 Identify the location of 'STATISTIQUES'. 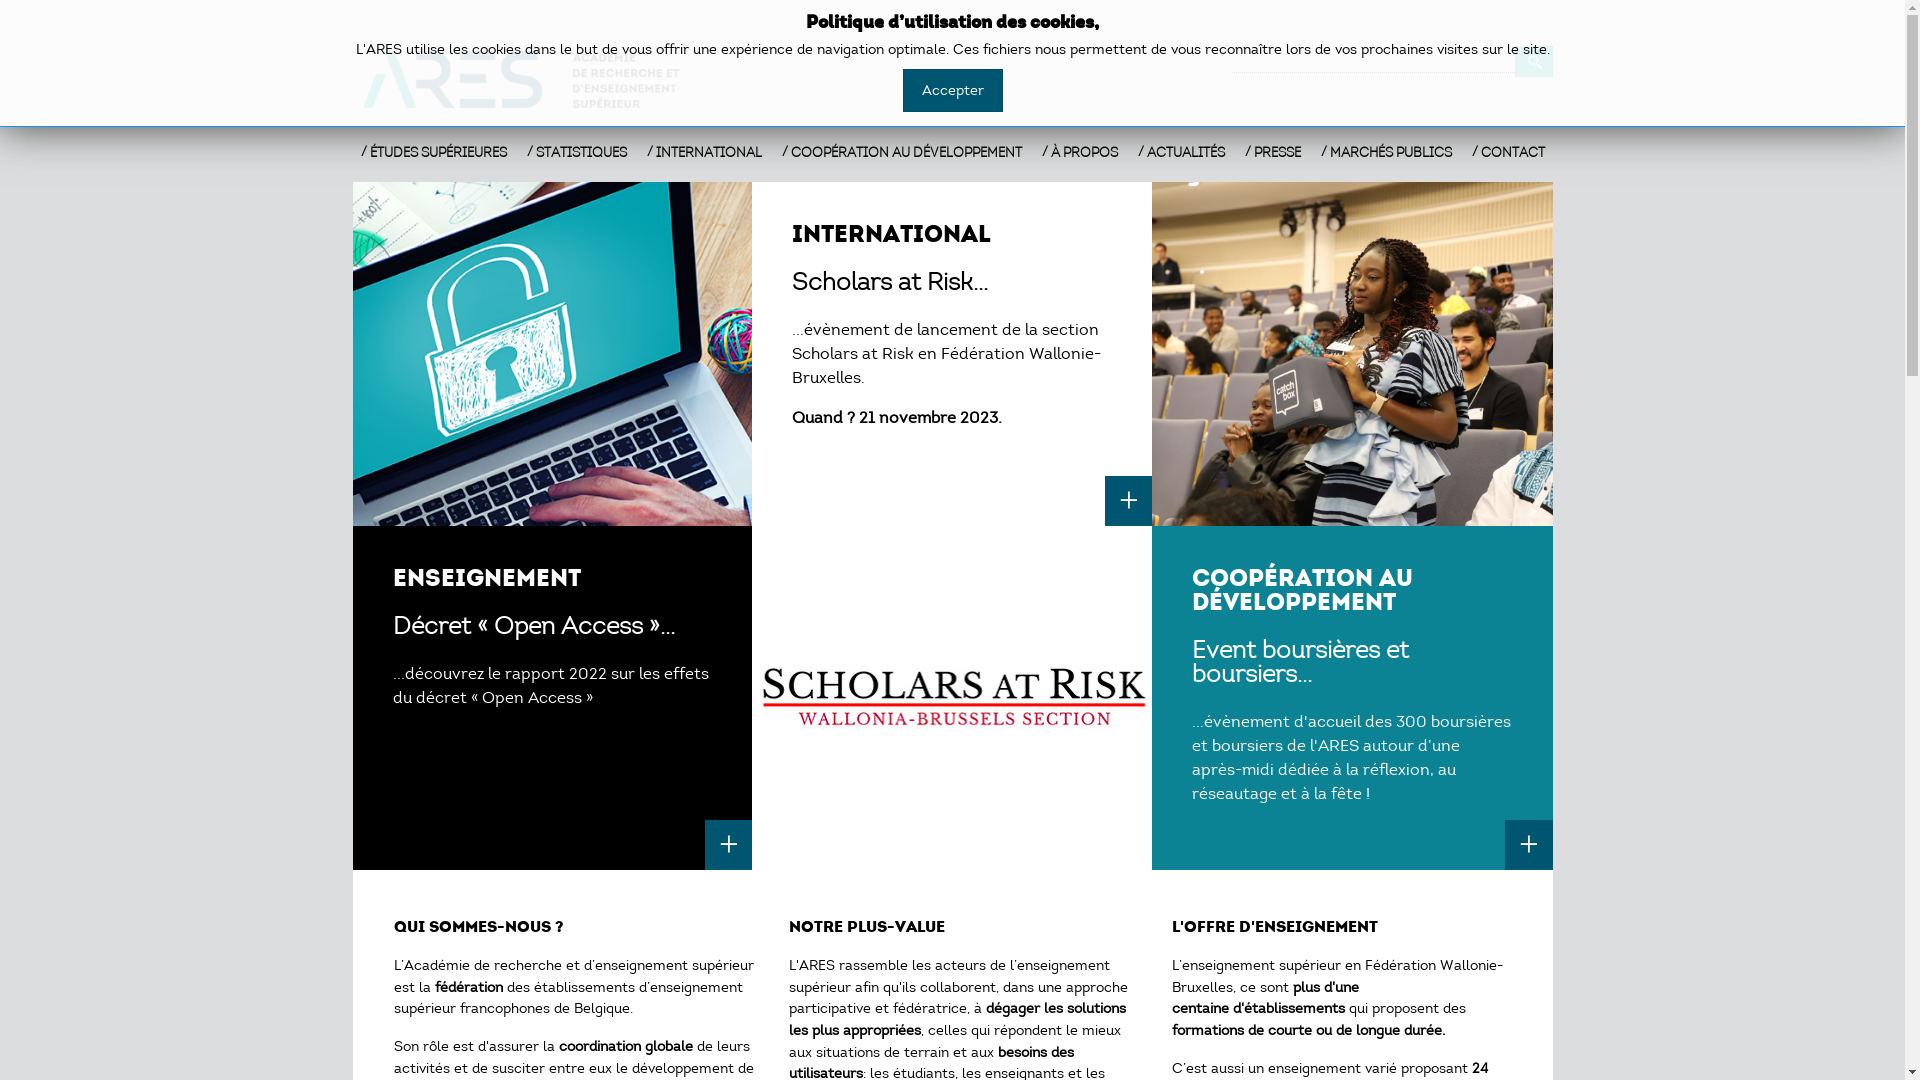
(526, 151).